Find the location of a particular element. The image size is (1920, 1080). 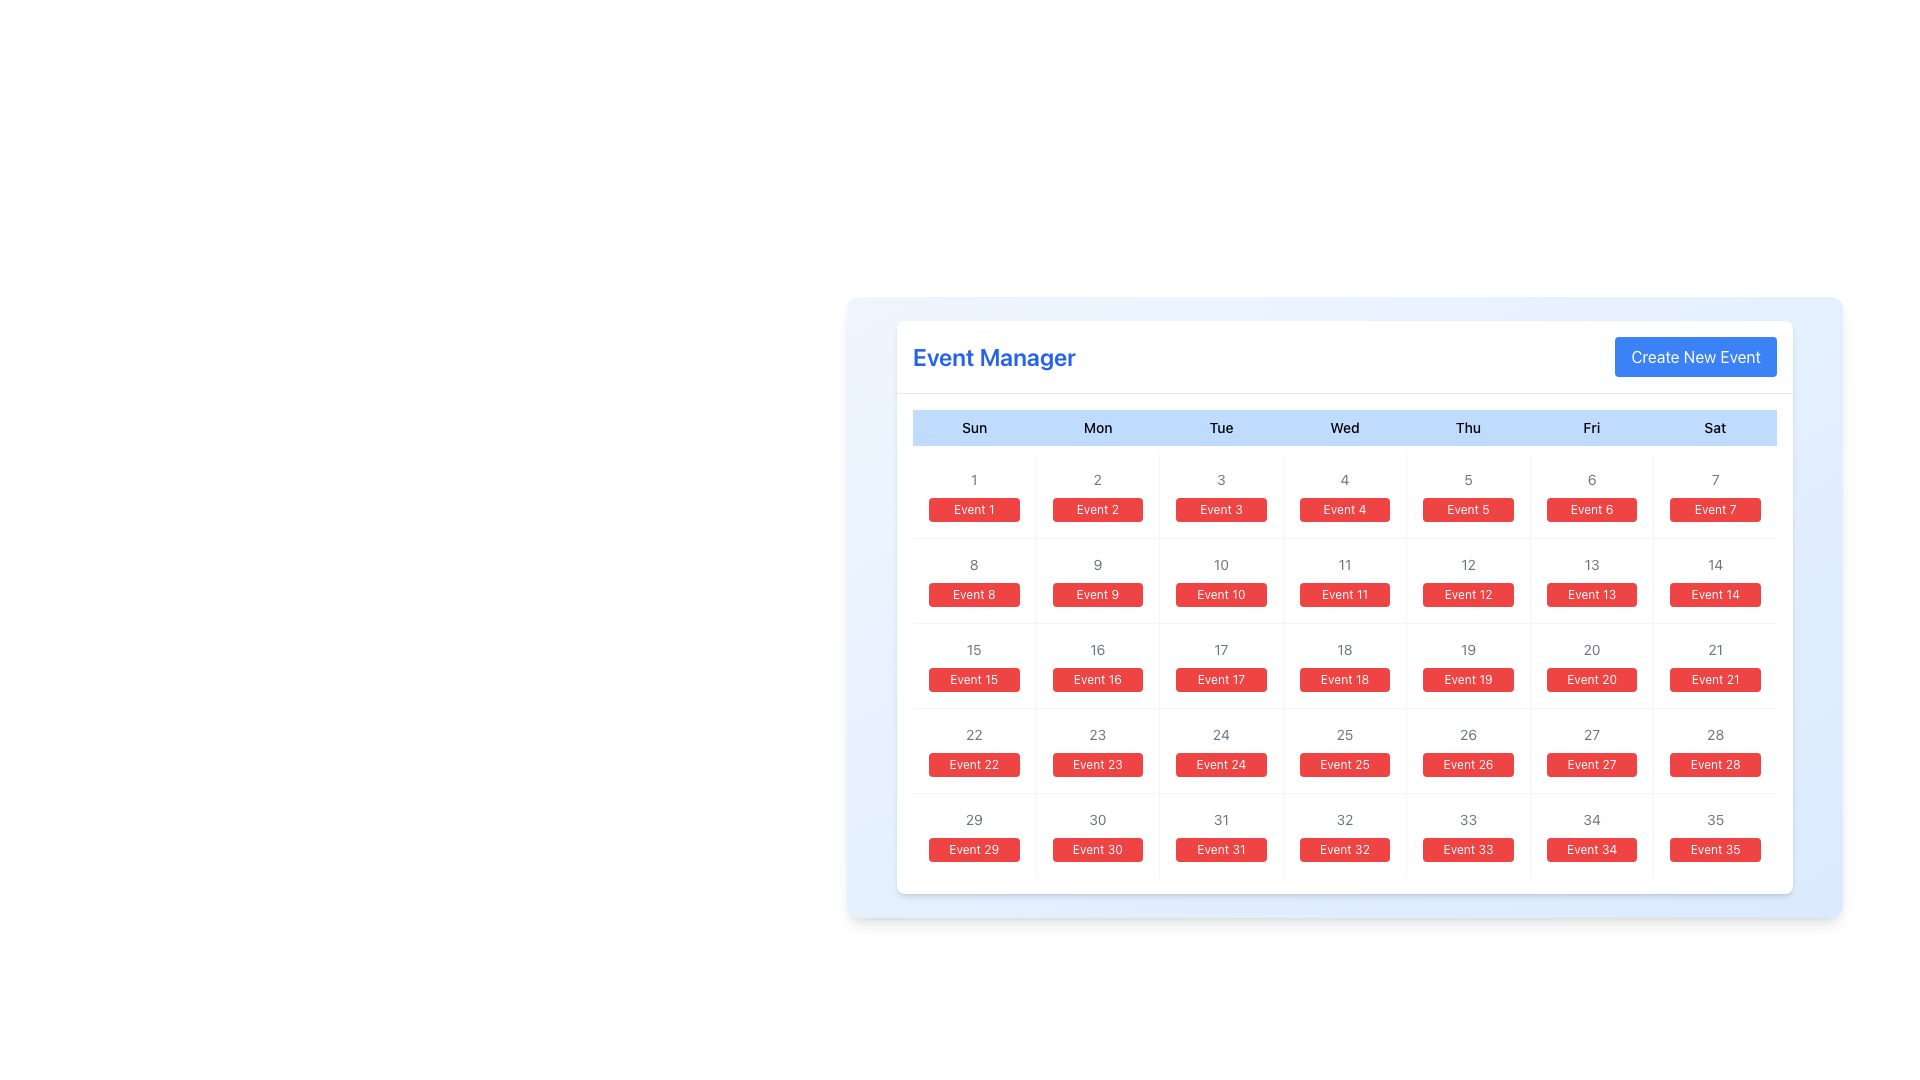

the Calendar date cell for the 25th day, which is located in the seventh row and third column under the header 'Wed' is located at coordinates (1344, 751).